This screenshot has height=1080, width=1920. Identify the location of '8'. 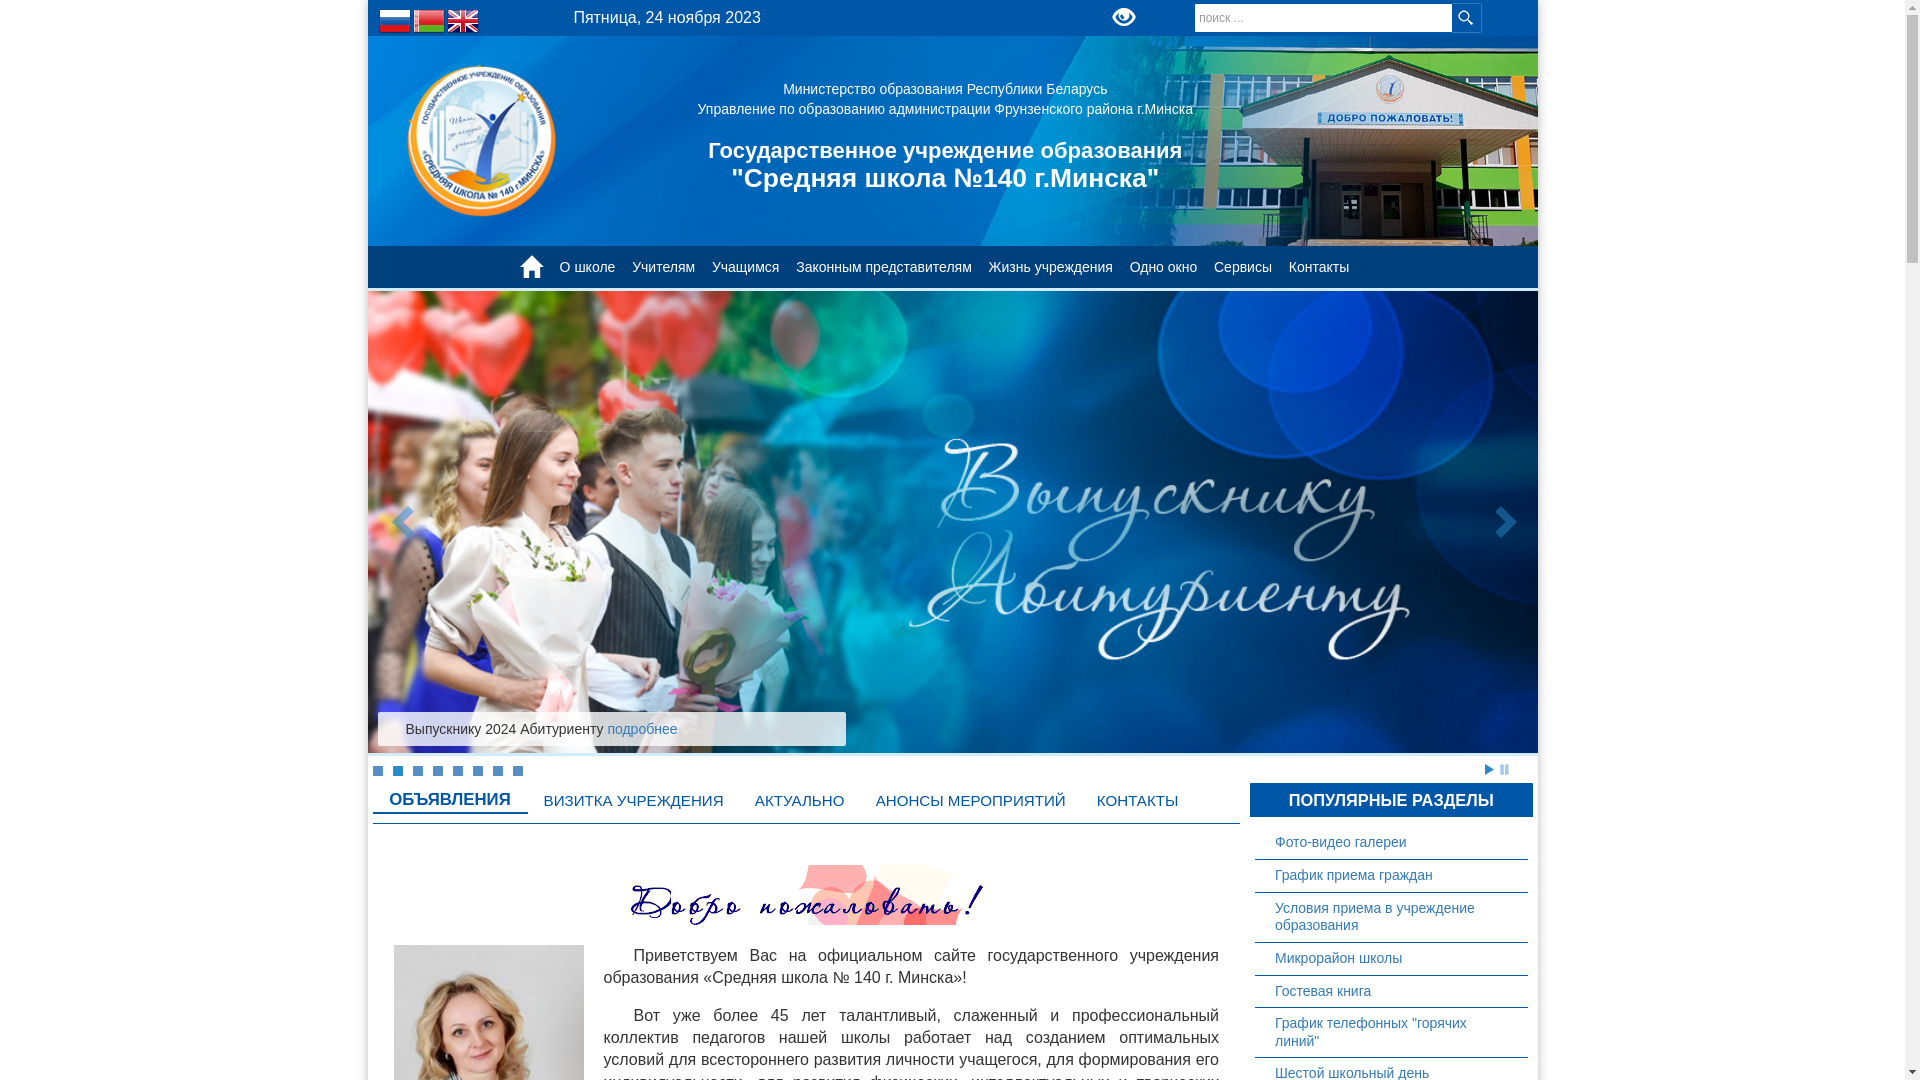
(517, 770).